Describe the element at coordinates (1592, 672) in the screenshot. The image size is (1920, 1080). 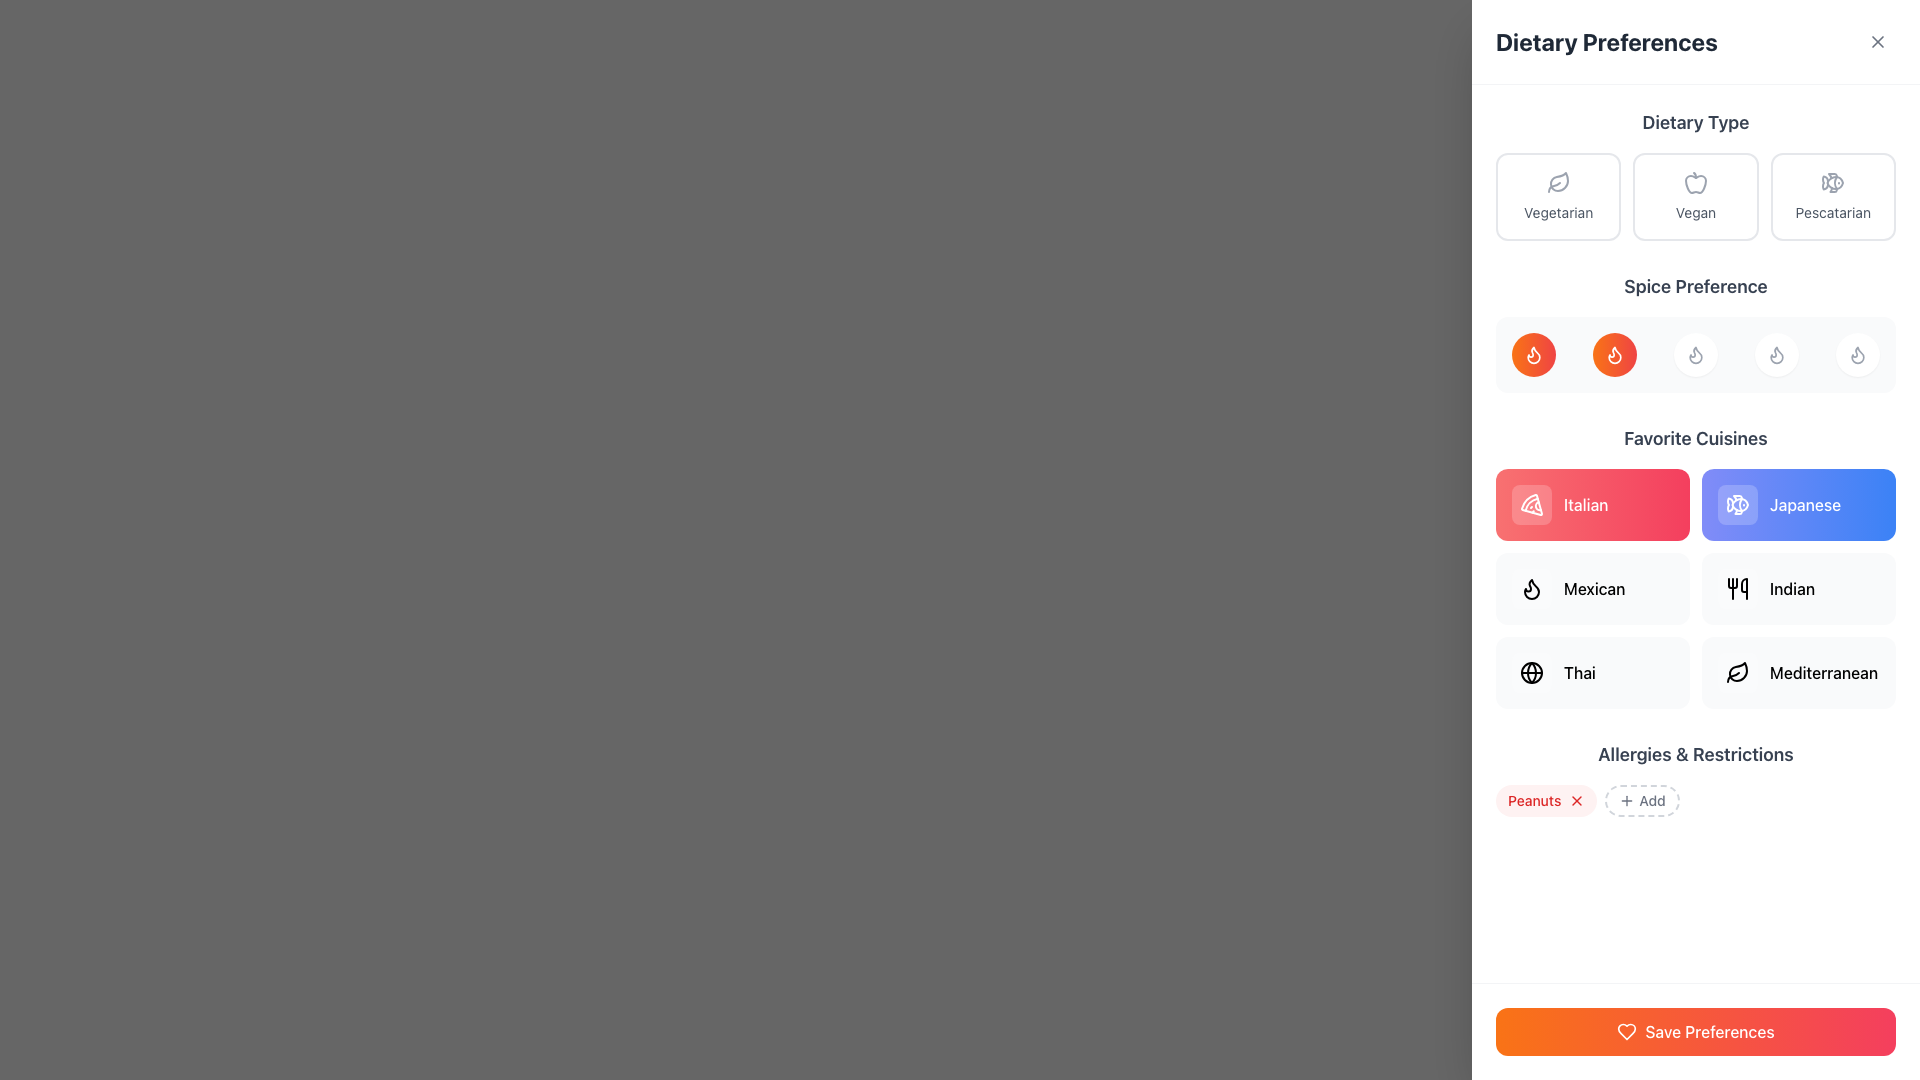
I see `the selectable button for 'Thai' cuisine in the 'Favorite Cuisines' section` at that location.